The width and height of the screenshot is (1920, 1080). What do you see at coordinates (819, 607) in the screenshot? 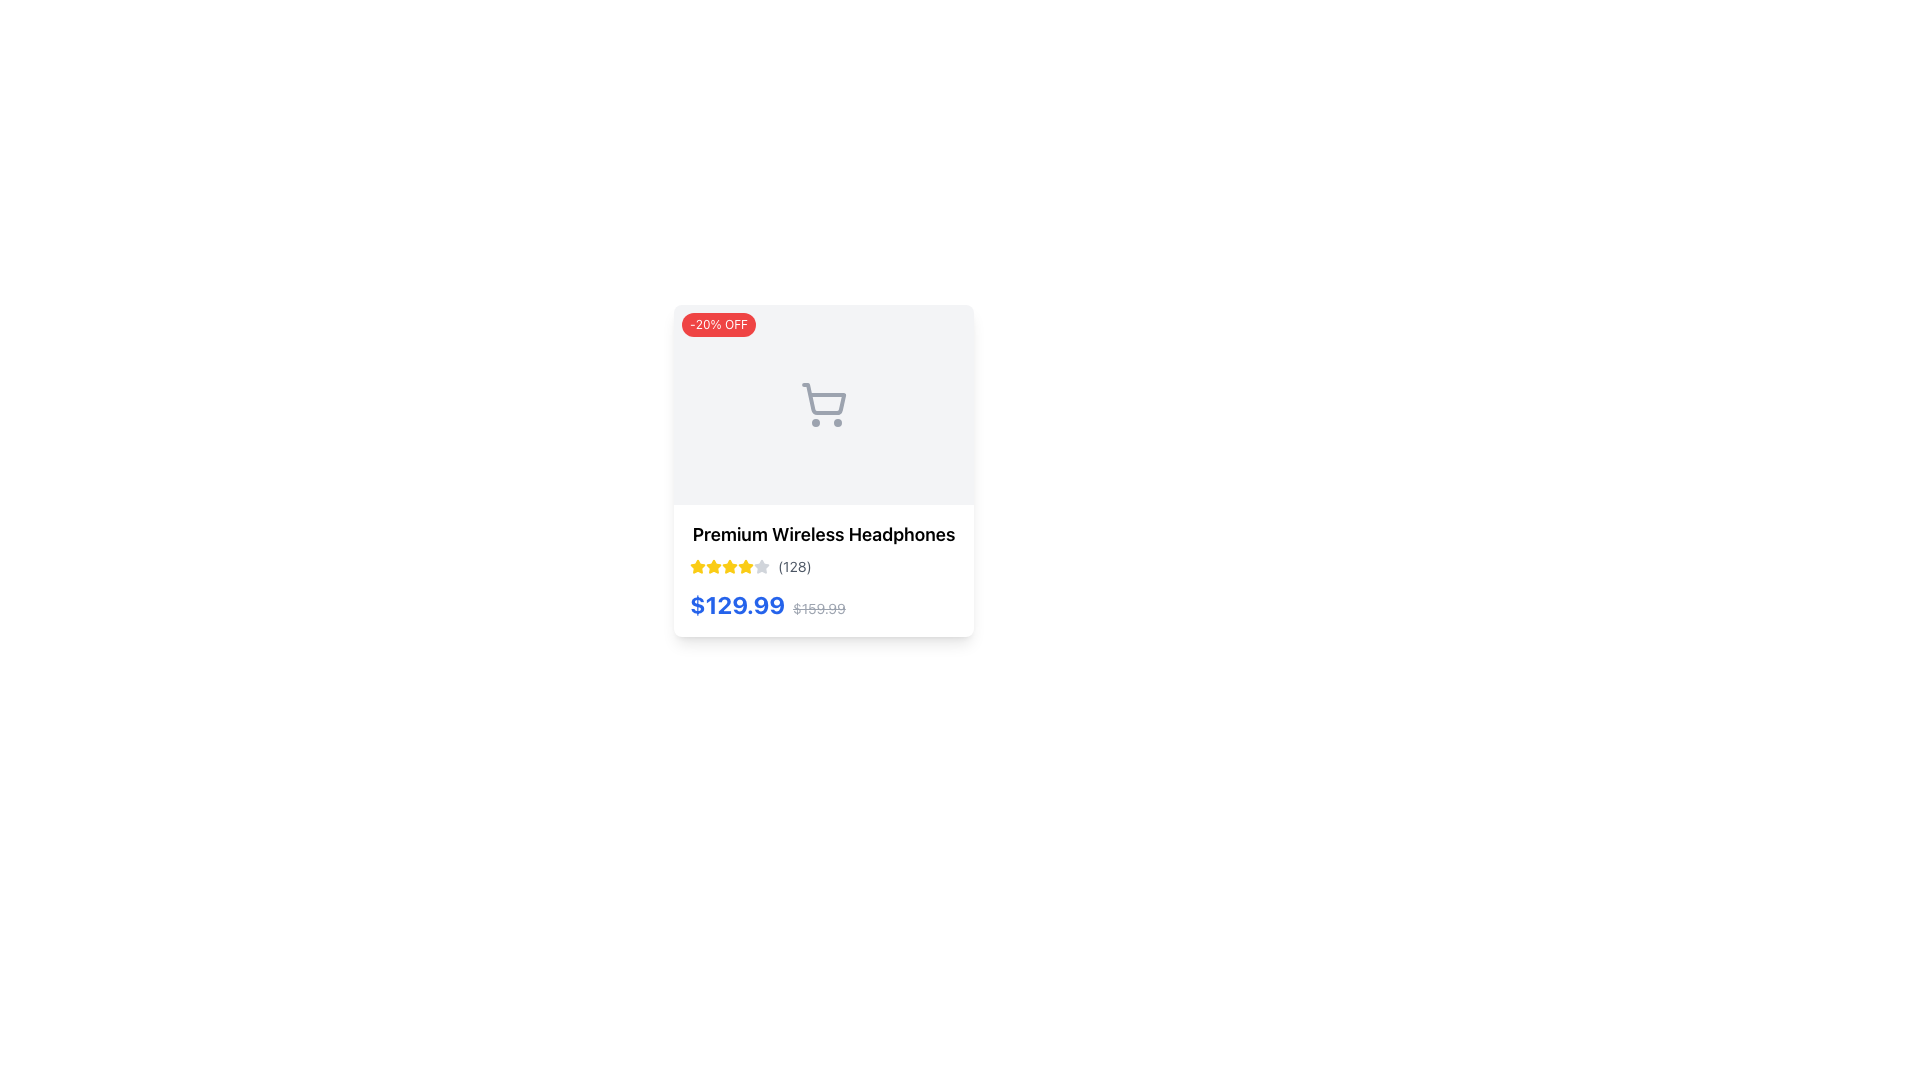
I see `the text label displaying the prior price of '$159.99', which is styled with a line-through effect and located to the right of the discounted price label '$129.99'` at bounding box center [819, 607].